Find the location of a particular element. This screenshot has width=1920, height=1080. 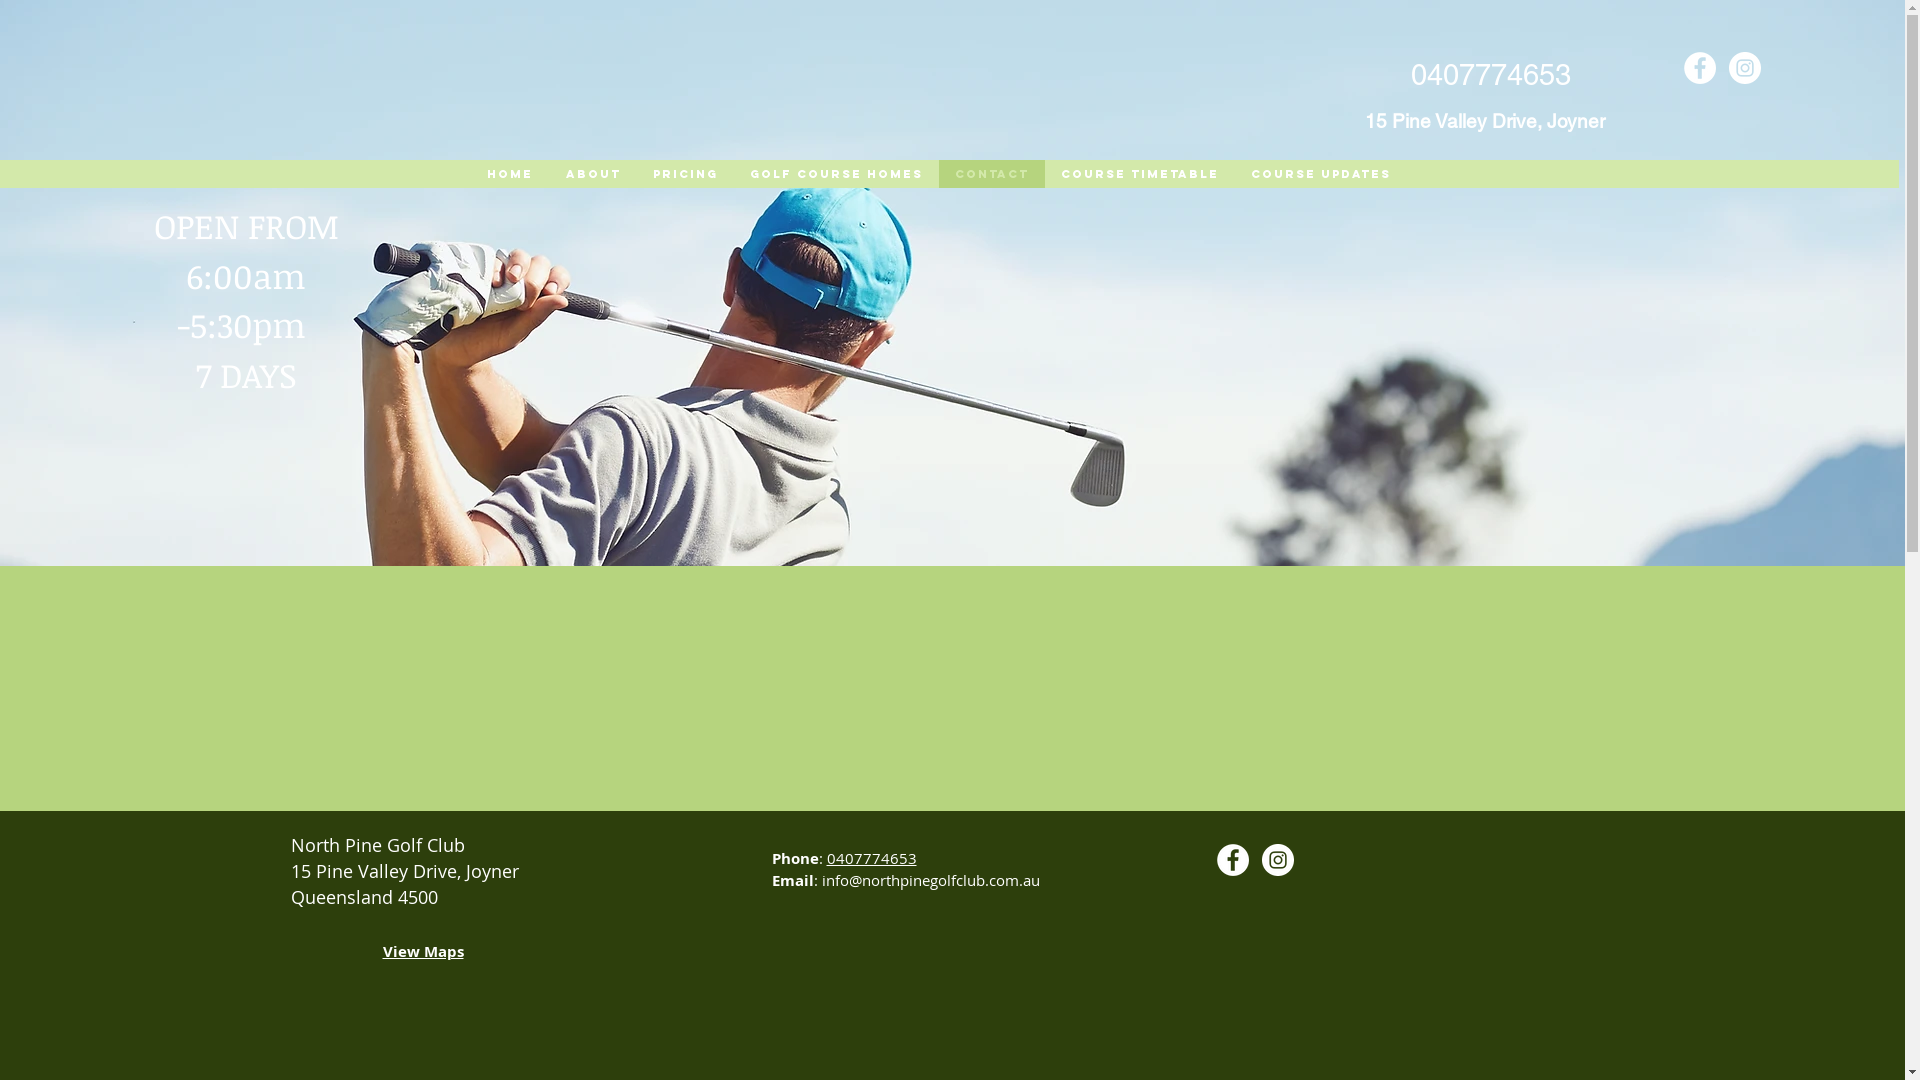

'Pricing' is located at coordinates (684, 172).